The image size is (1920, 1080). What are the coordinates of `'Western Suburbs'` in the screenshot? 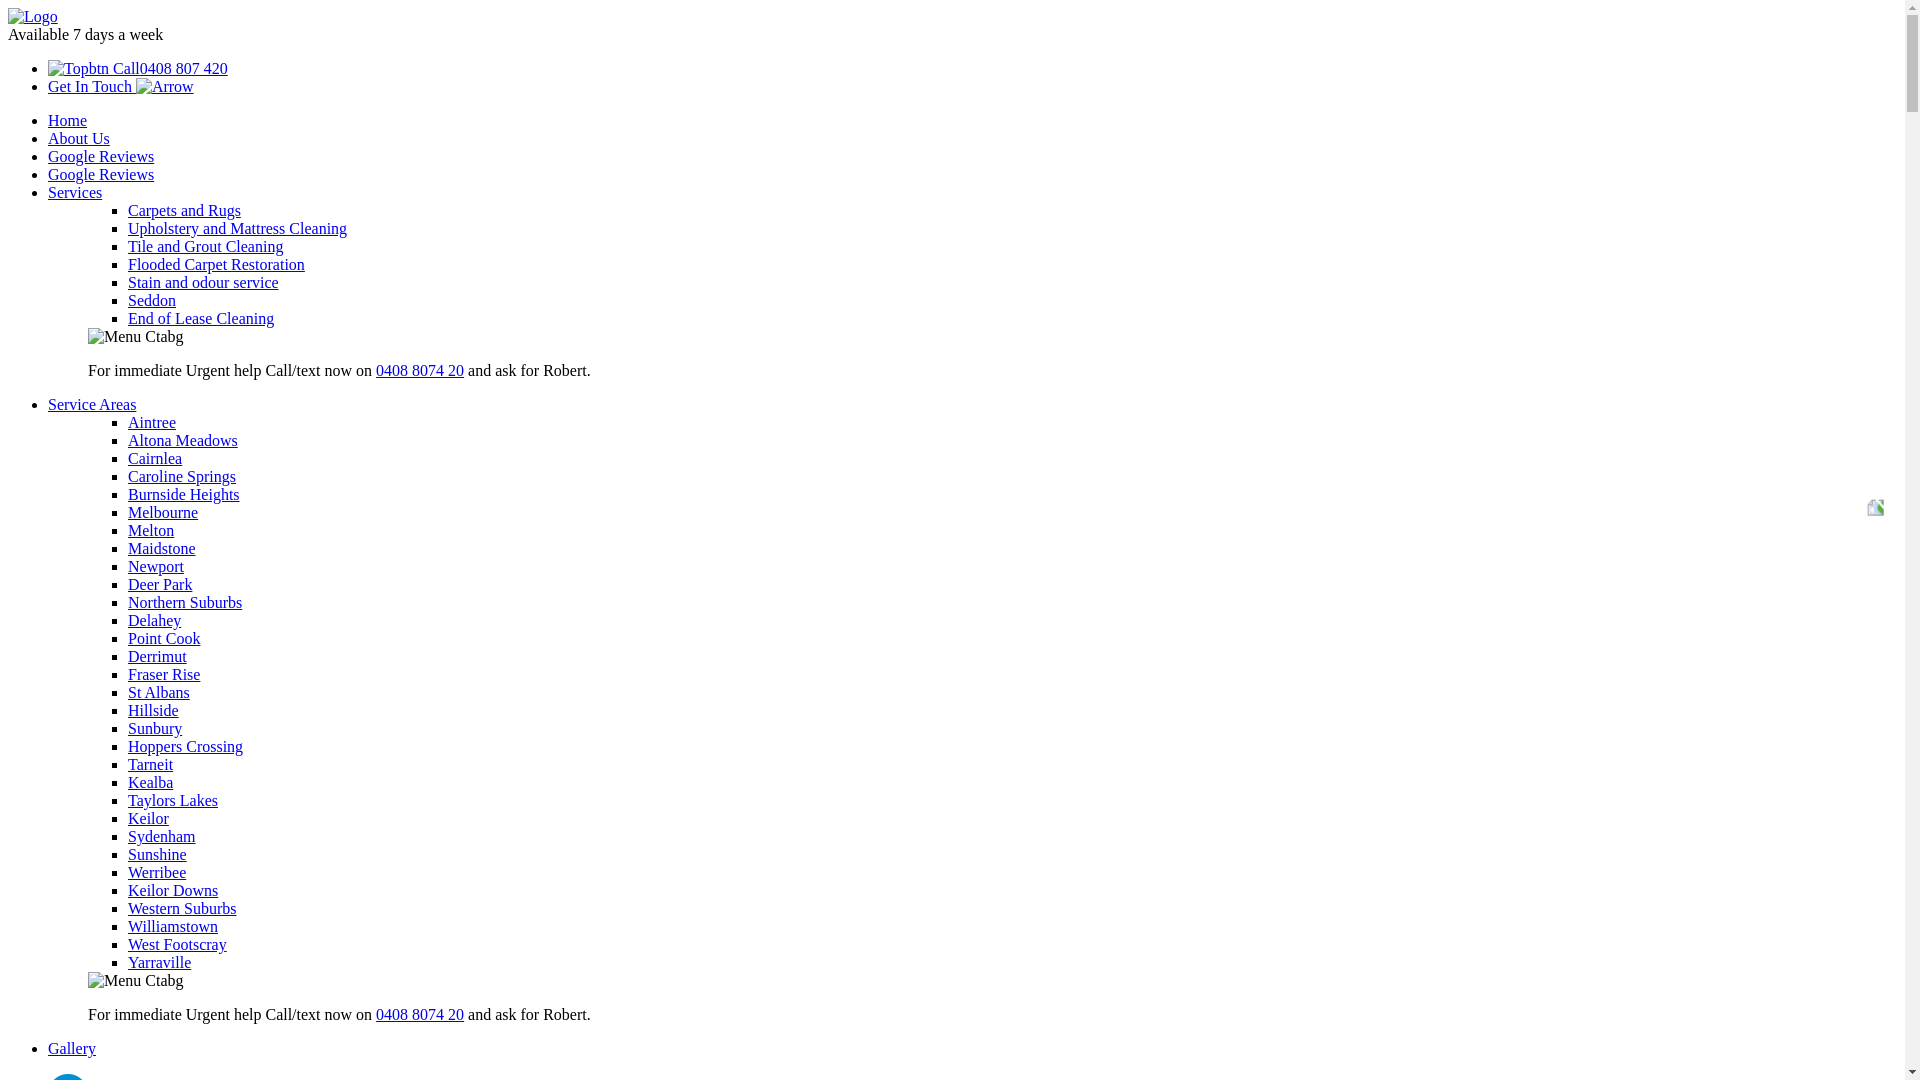 It's located at (127, 908).